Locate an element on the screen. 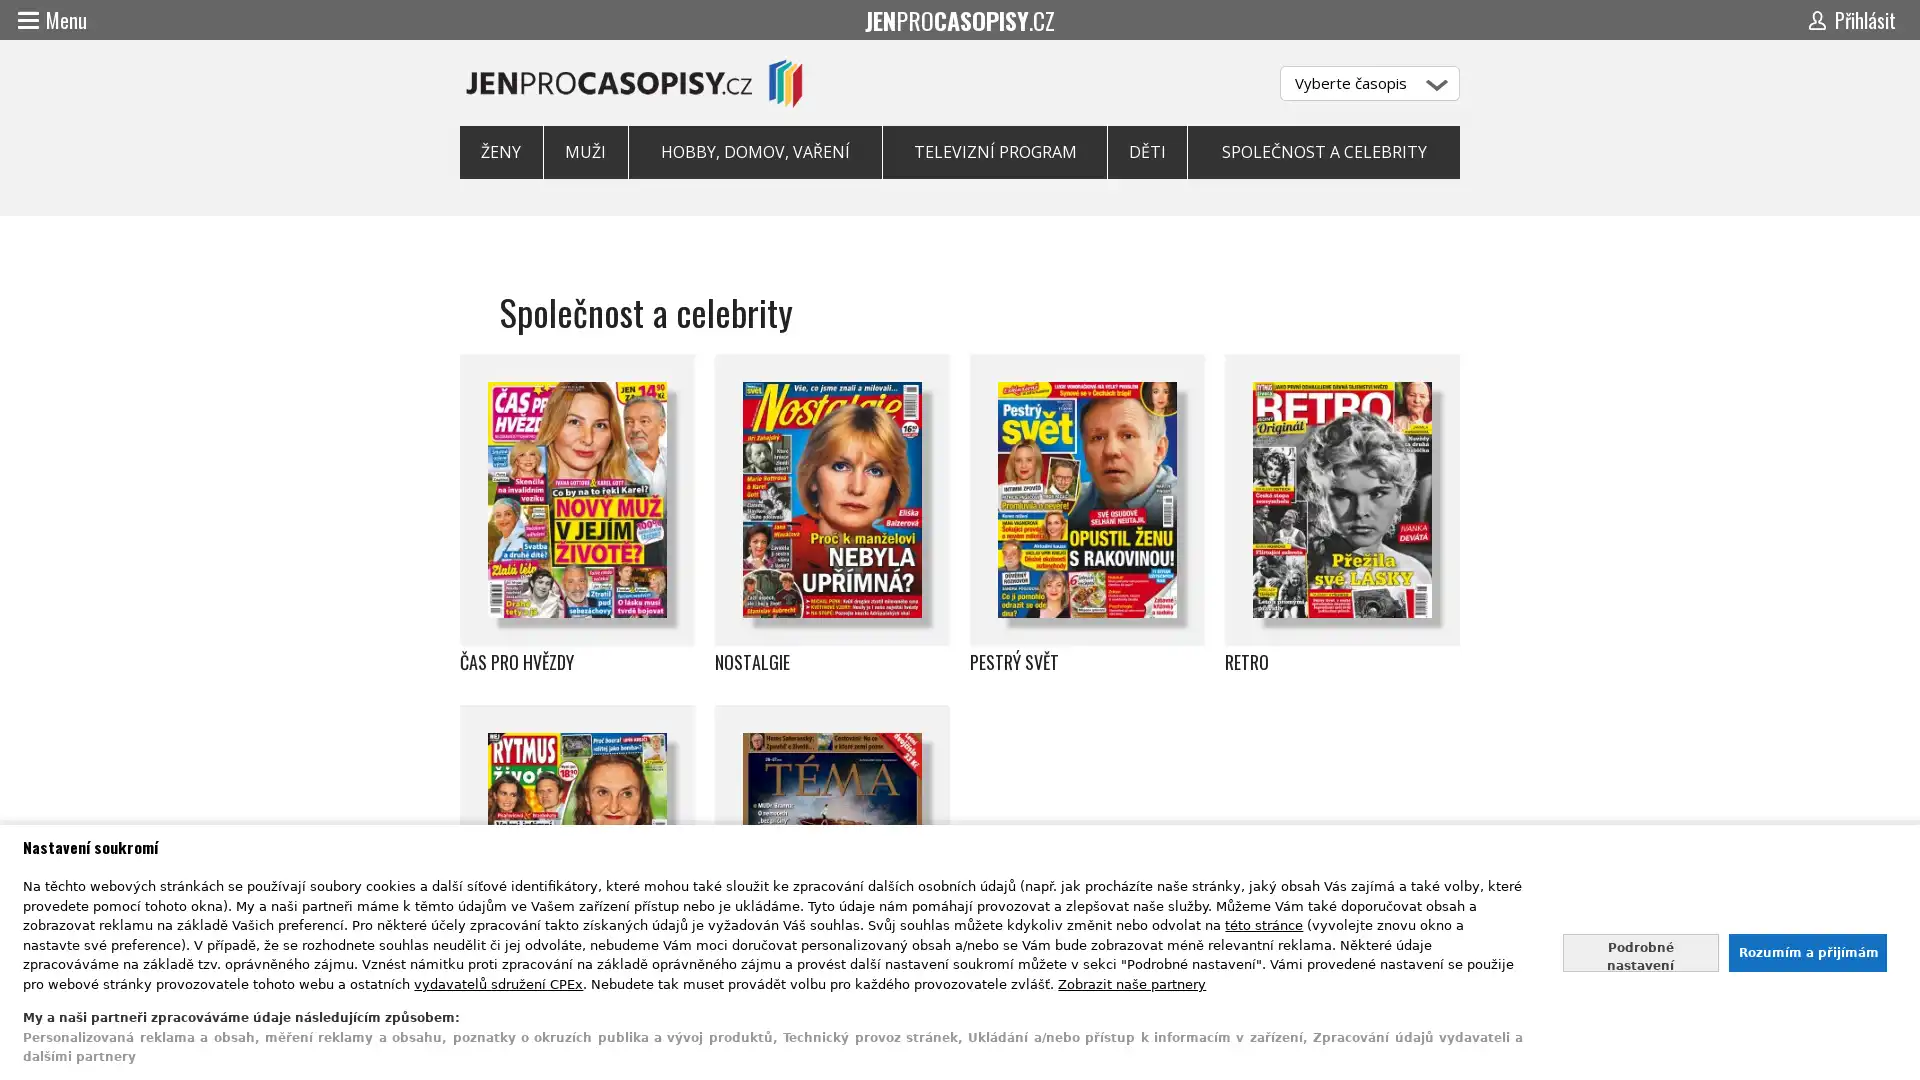 This screenshot has height=1080, width=1920. Zobrazit nase partnery is located at coordinates (1132, 982).